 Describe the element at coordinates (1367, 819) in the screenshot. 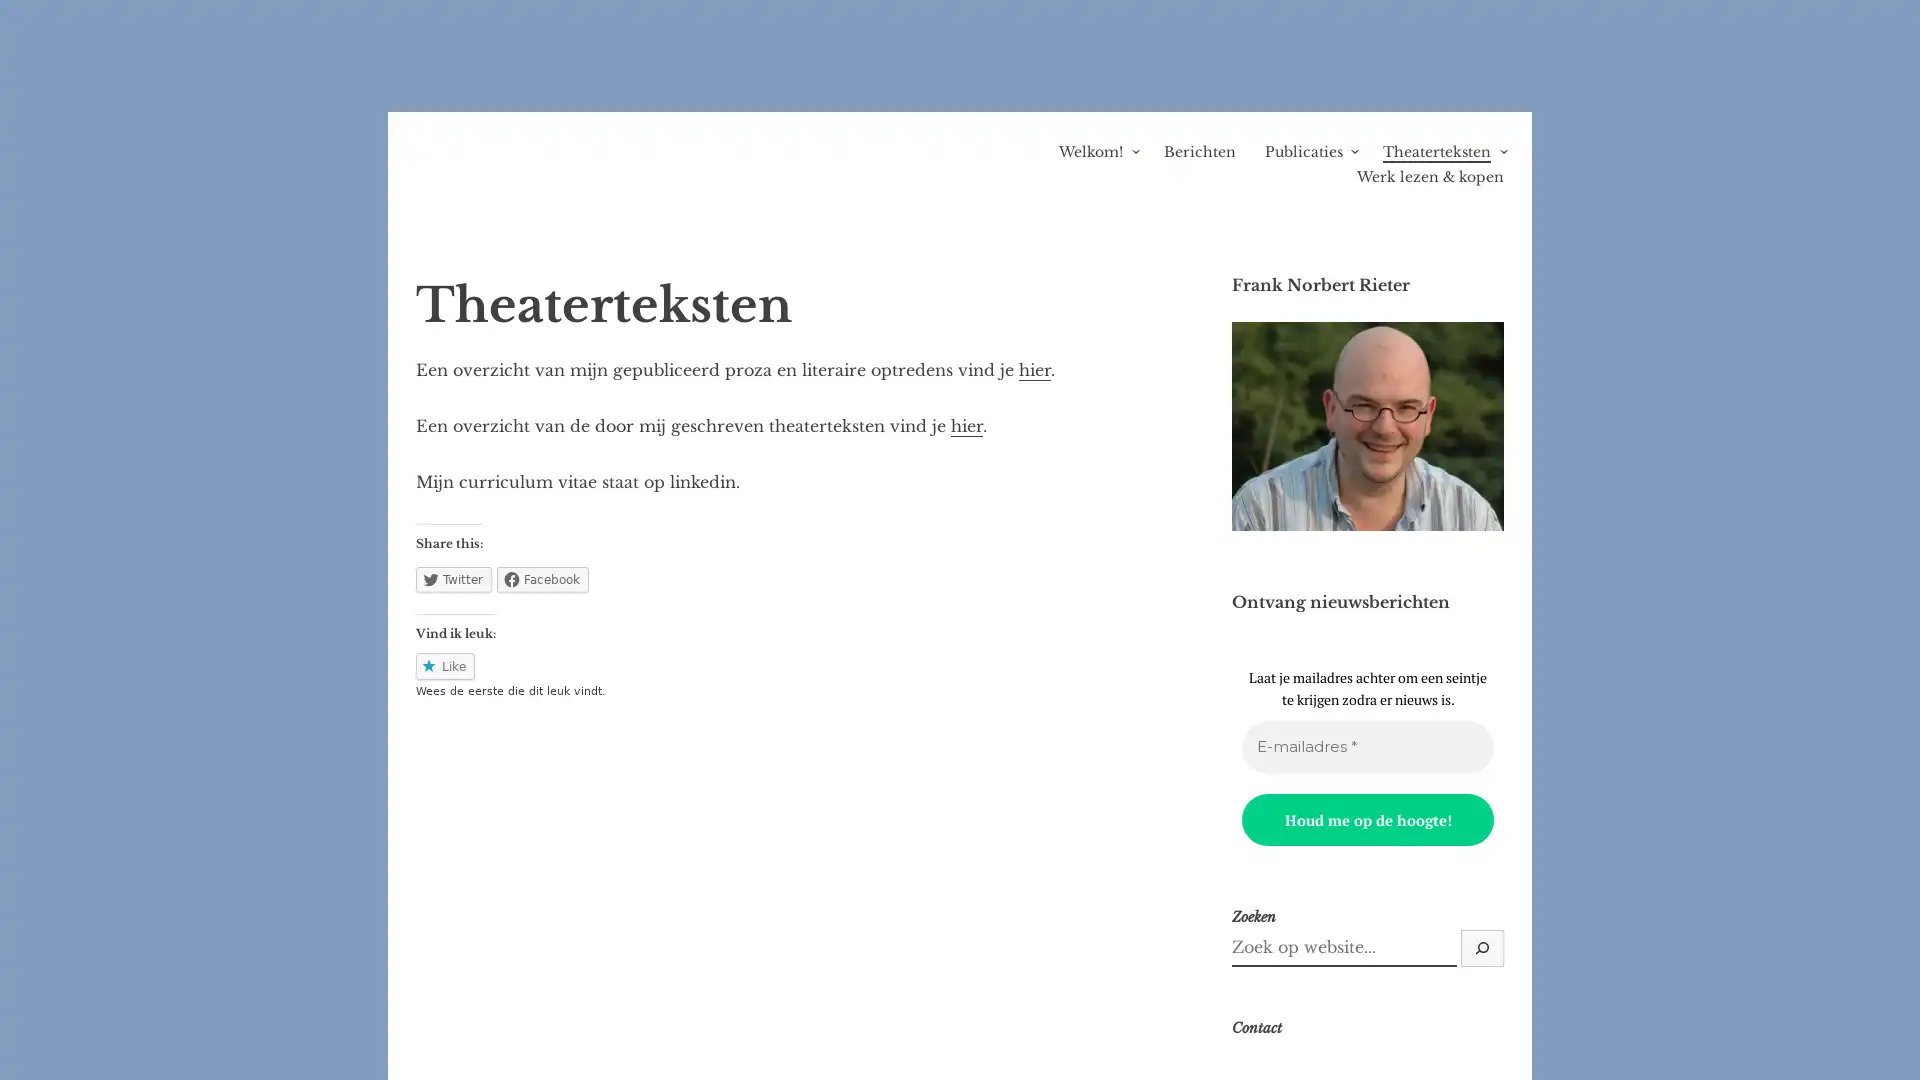

I see `Houd me op de hoogte!` at that location.